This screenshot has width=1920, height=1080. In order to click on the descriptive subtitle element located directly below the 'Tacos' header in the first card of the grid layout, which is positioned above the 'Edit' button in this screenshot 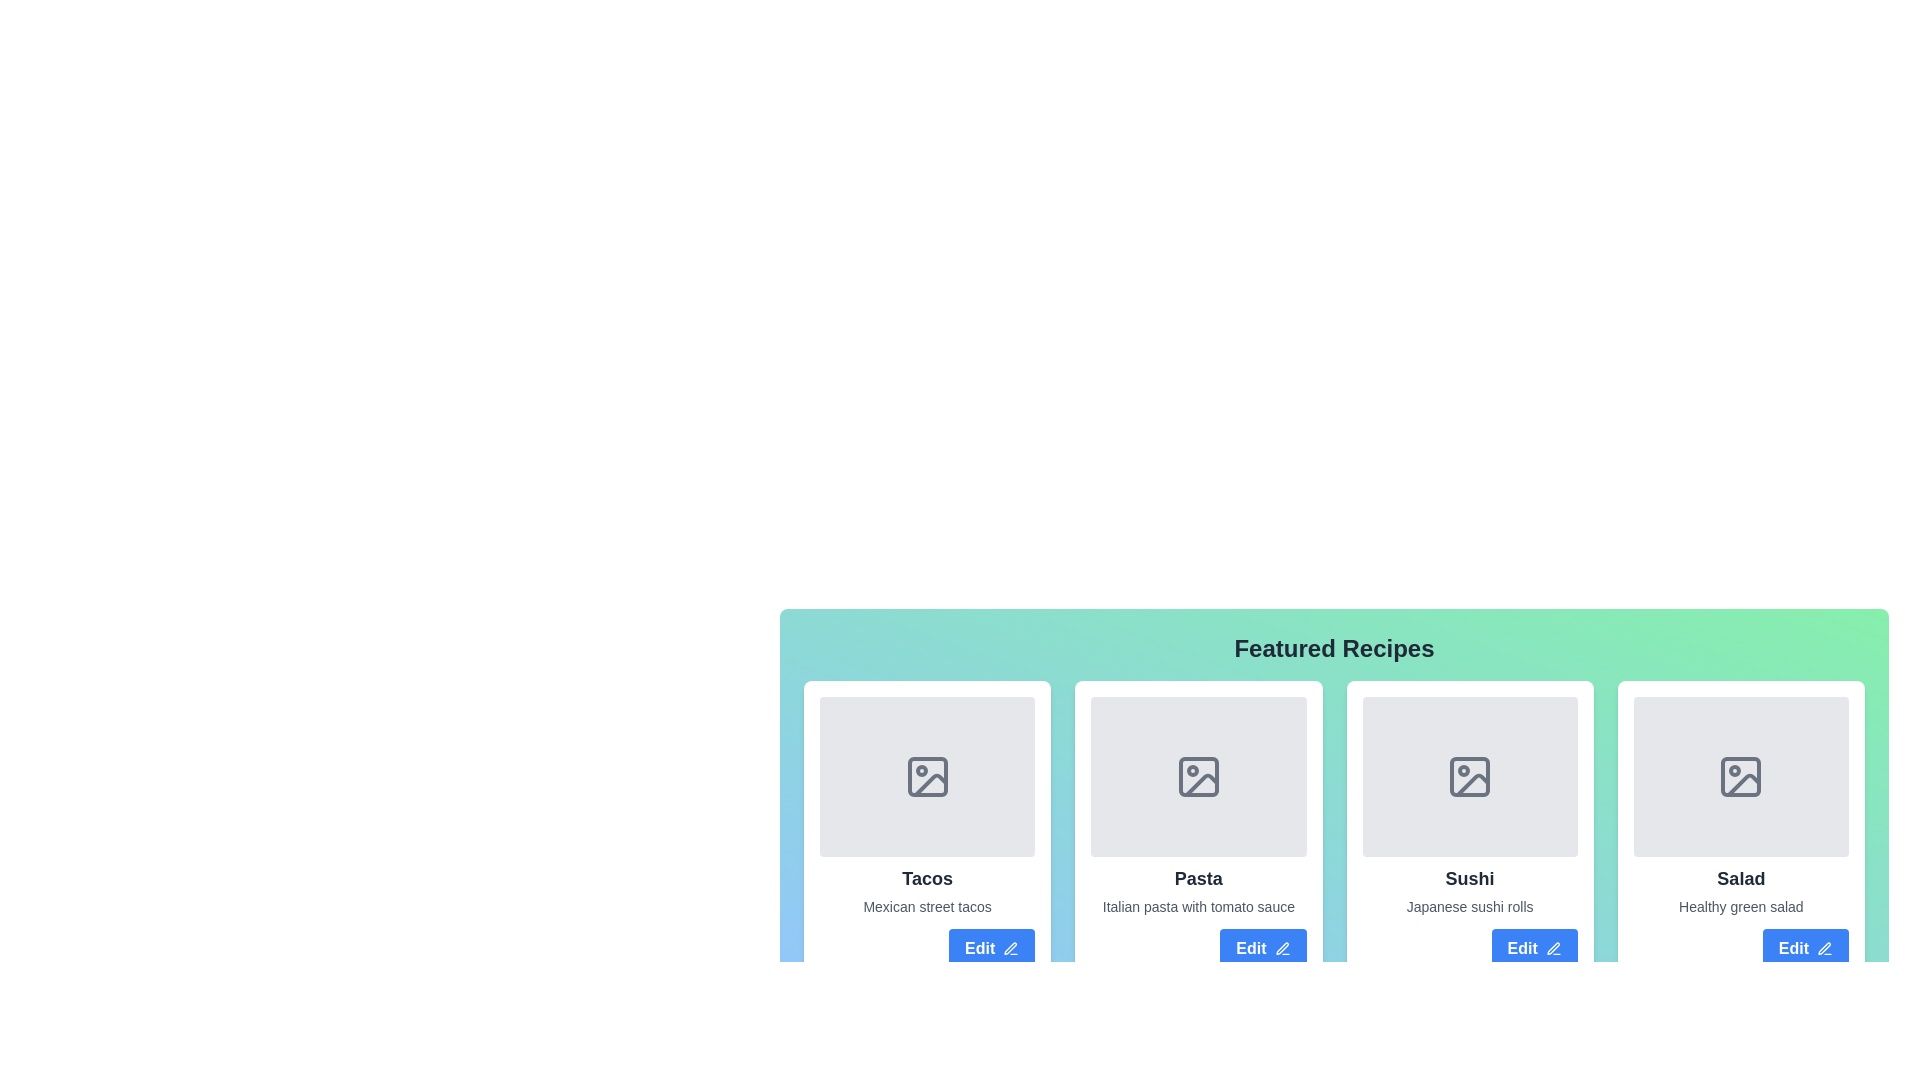, I will do `click(926, 906)`.